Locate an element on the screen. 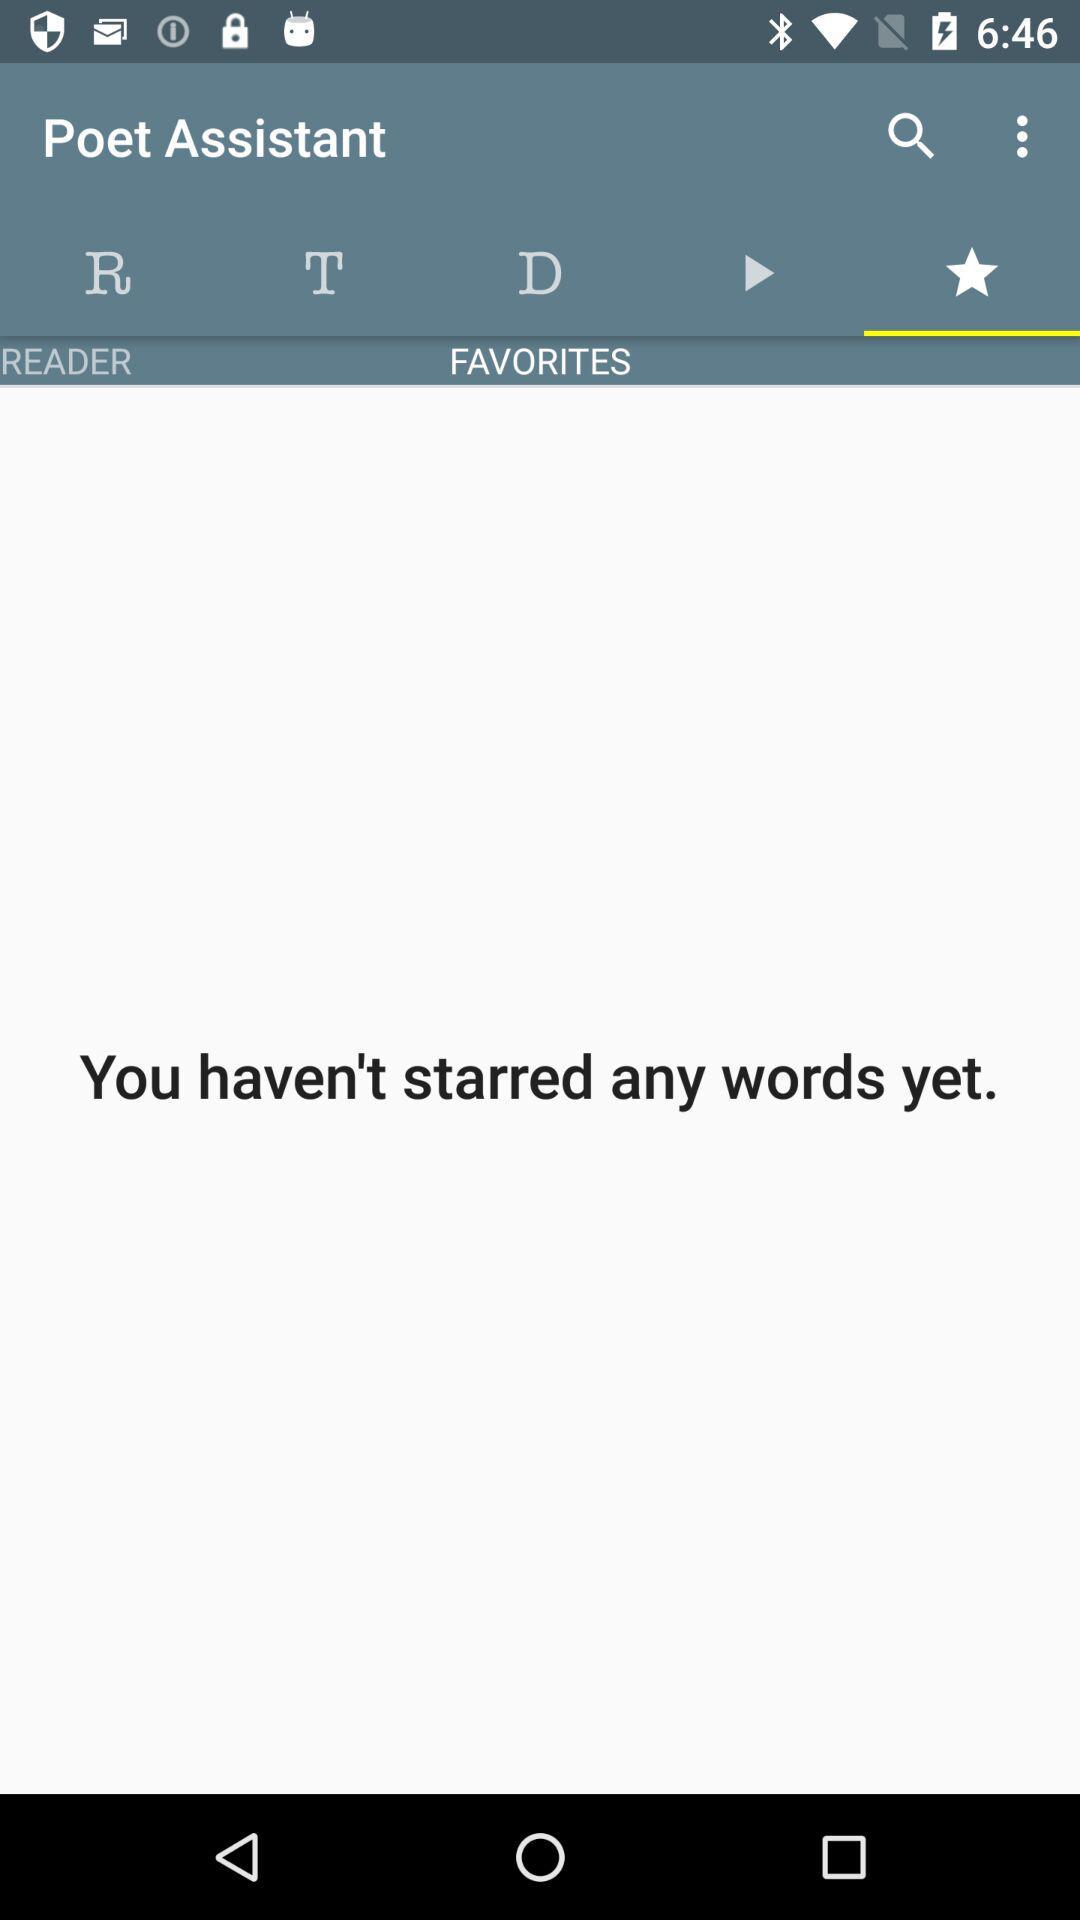 The width and height of the screenshot is (1080, 1920). item to the right of poet assistant icon is located at coordinates (911, 135).